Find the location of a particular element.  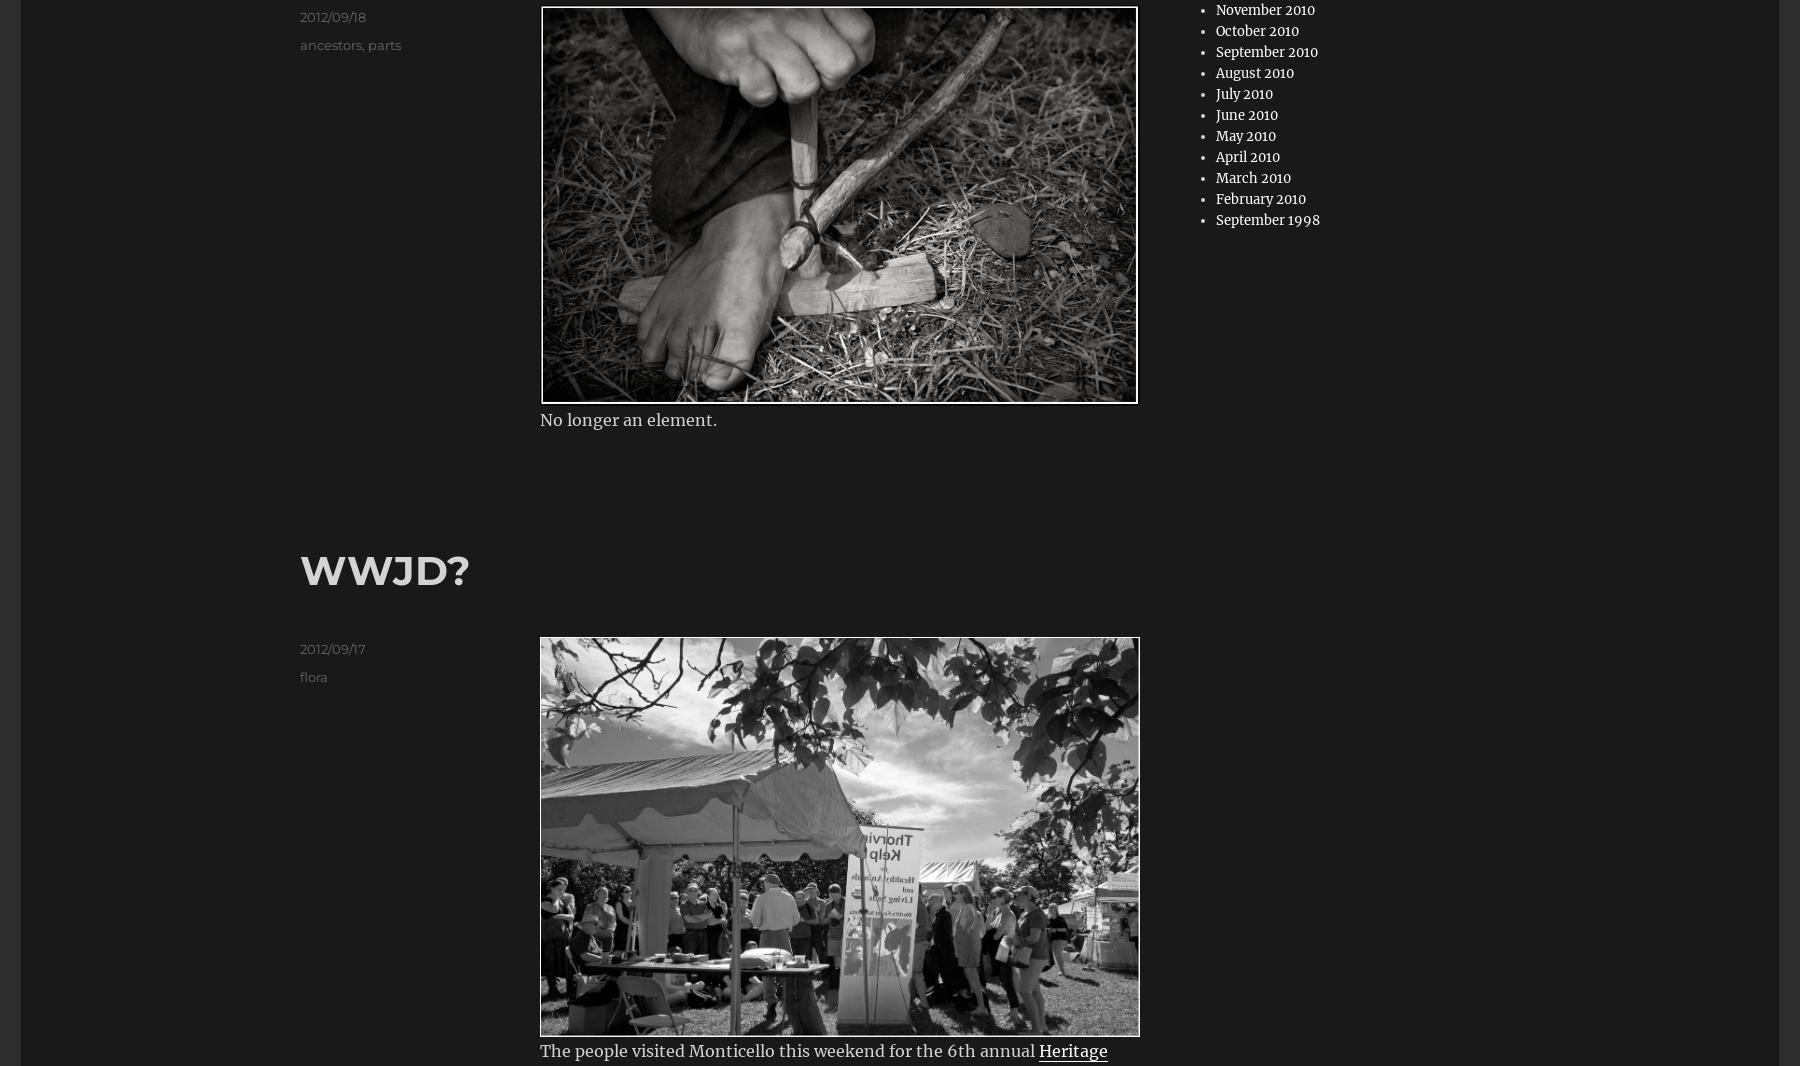

',' is located at coordinates (365, 43).